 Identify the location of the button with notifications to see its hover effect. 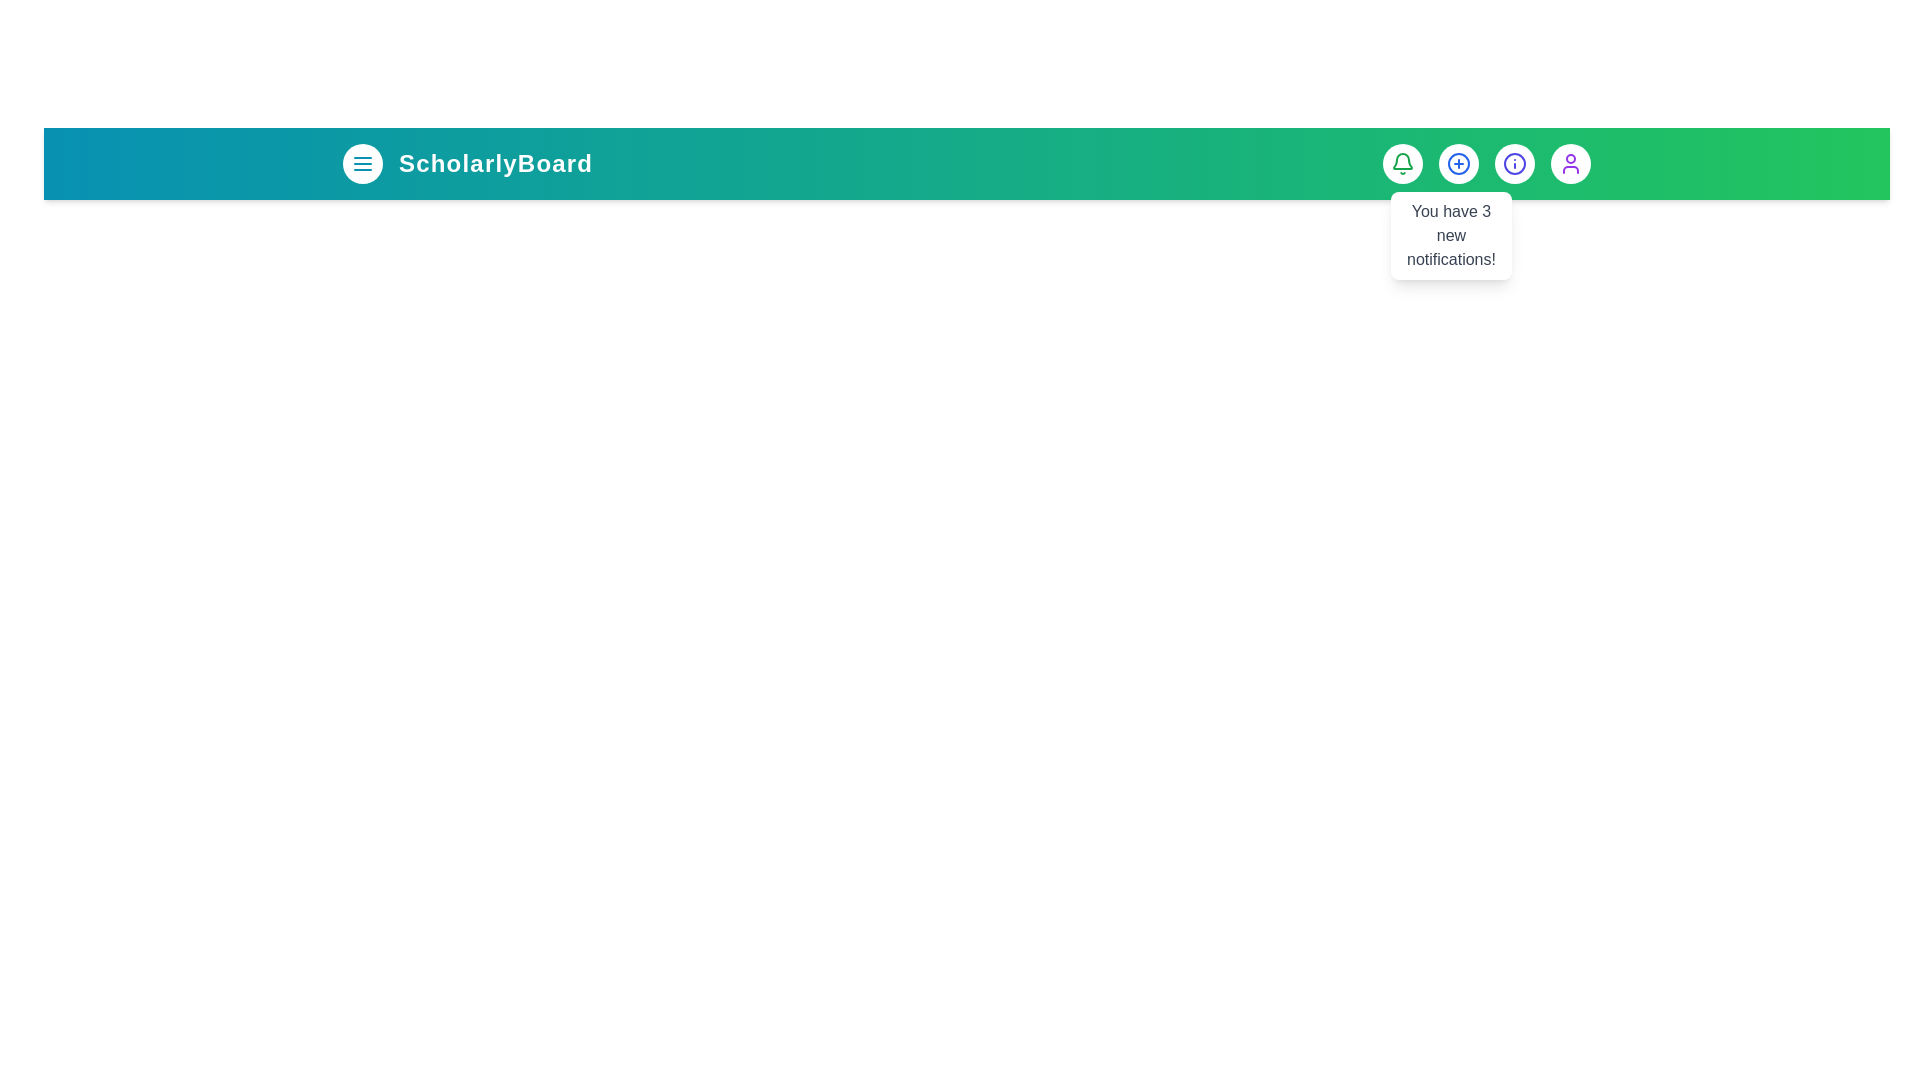
(1401, 163).